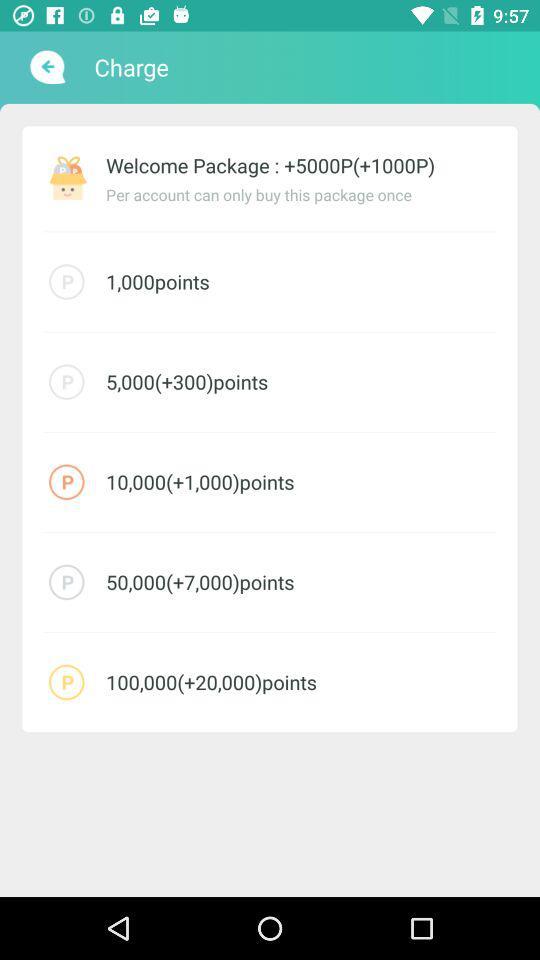 The width and height of the screenshot is (540, 960). What do you see at coordinates (66, 481) in the screenshot?
I see `the icon on left to the text 100001000points on the web page` at bounding box center [66, 481].